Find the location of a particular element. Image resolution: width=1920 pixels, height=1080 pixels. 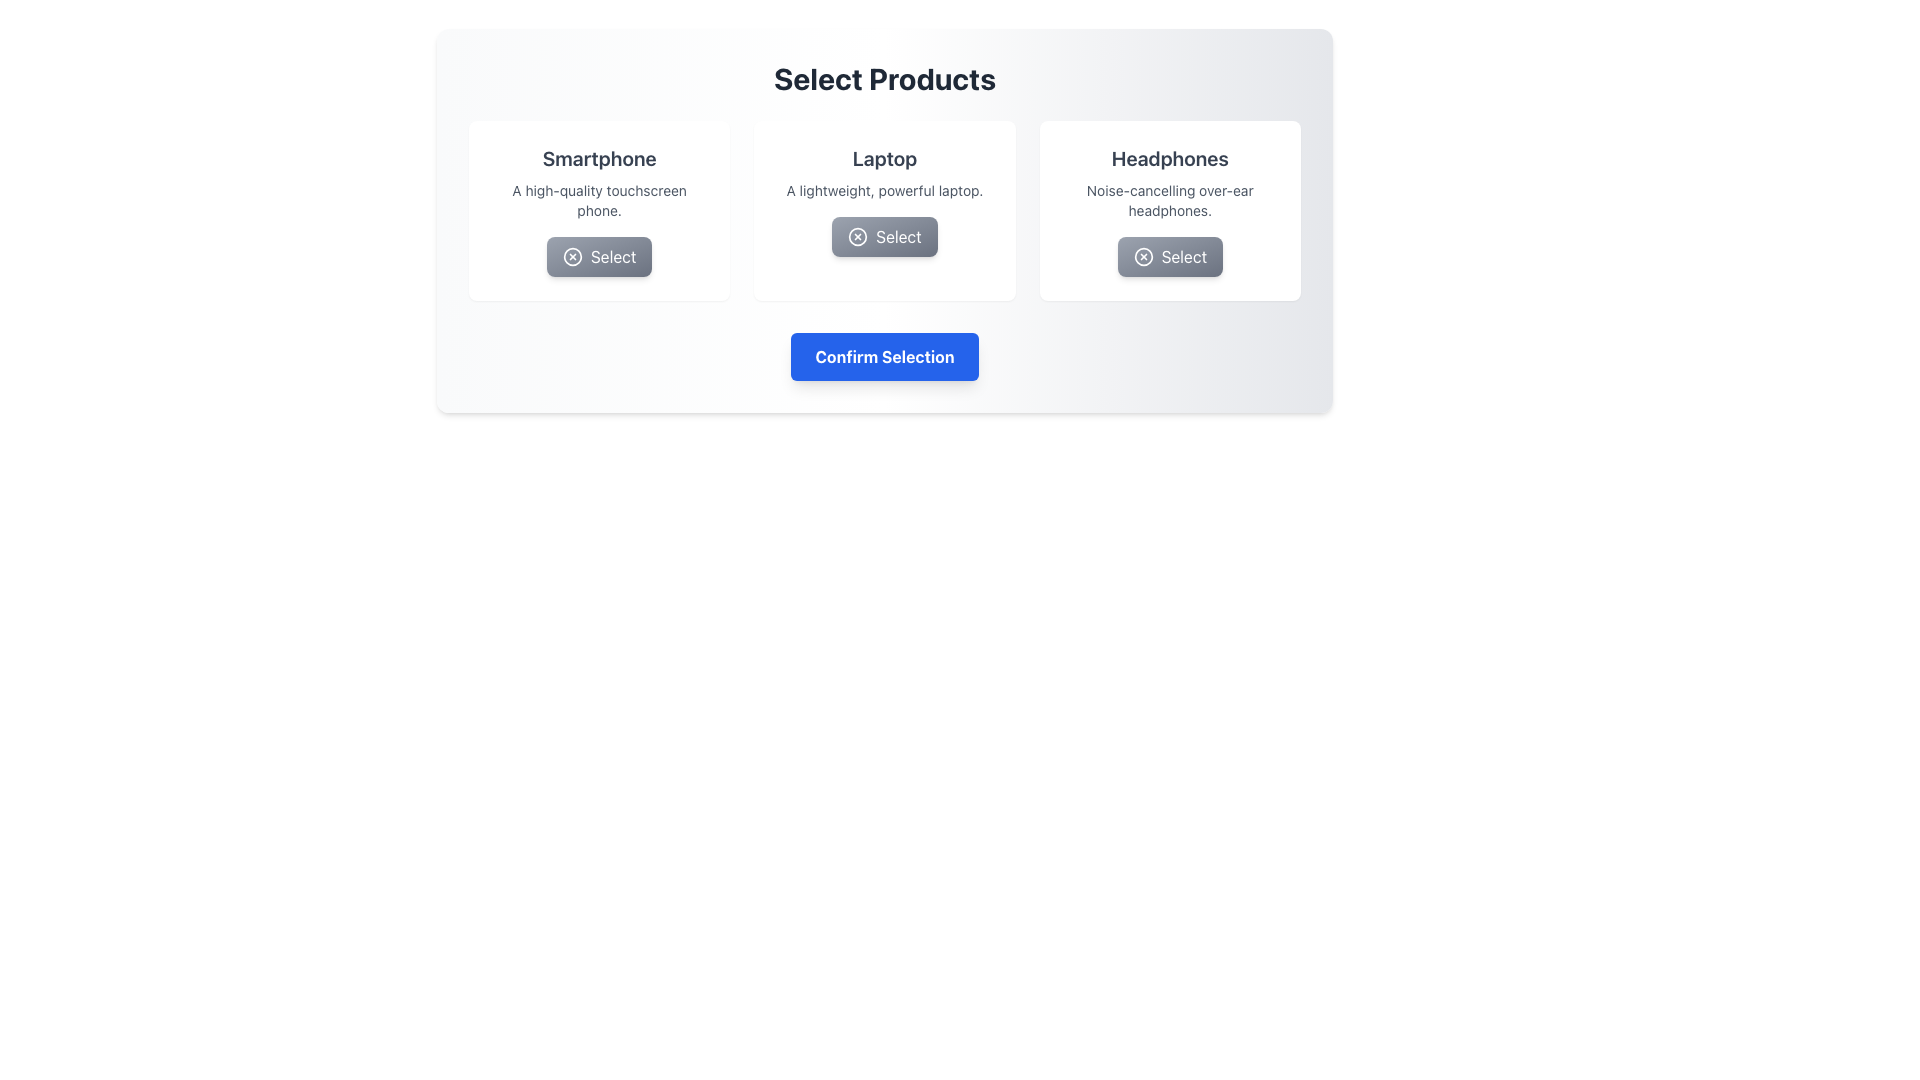

the 'Select' button on the product card titled 'Headphones', which is located in the third column of a three-column grid layout is located at coordinates (1170, 211).